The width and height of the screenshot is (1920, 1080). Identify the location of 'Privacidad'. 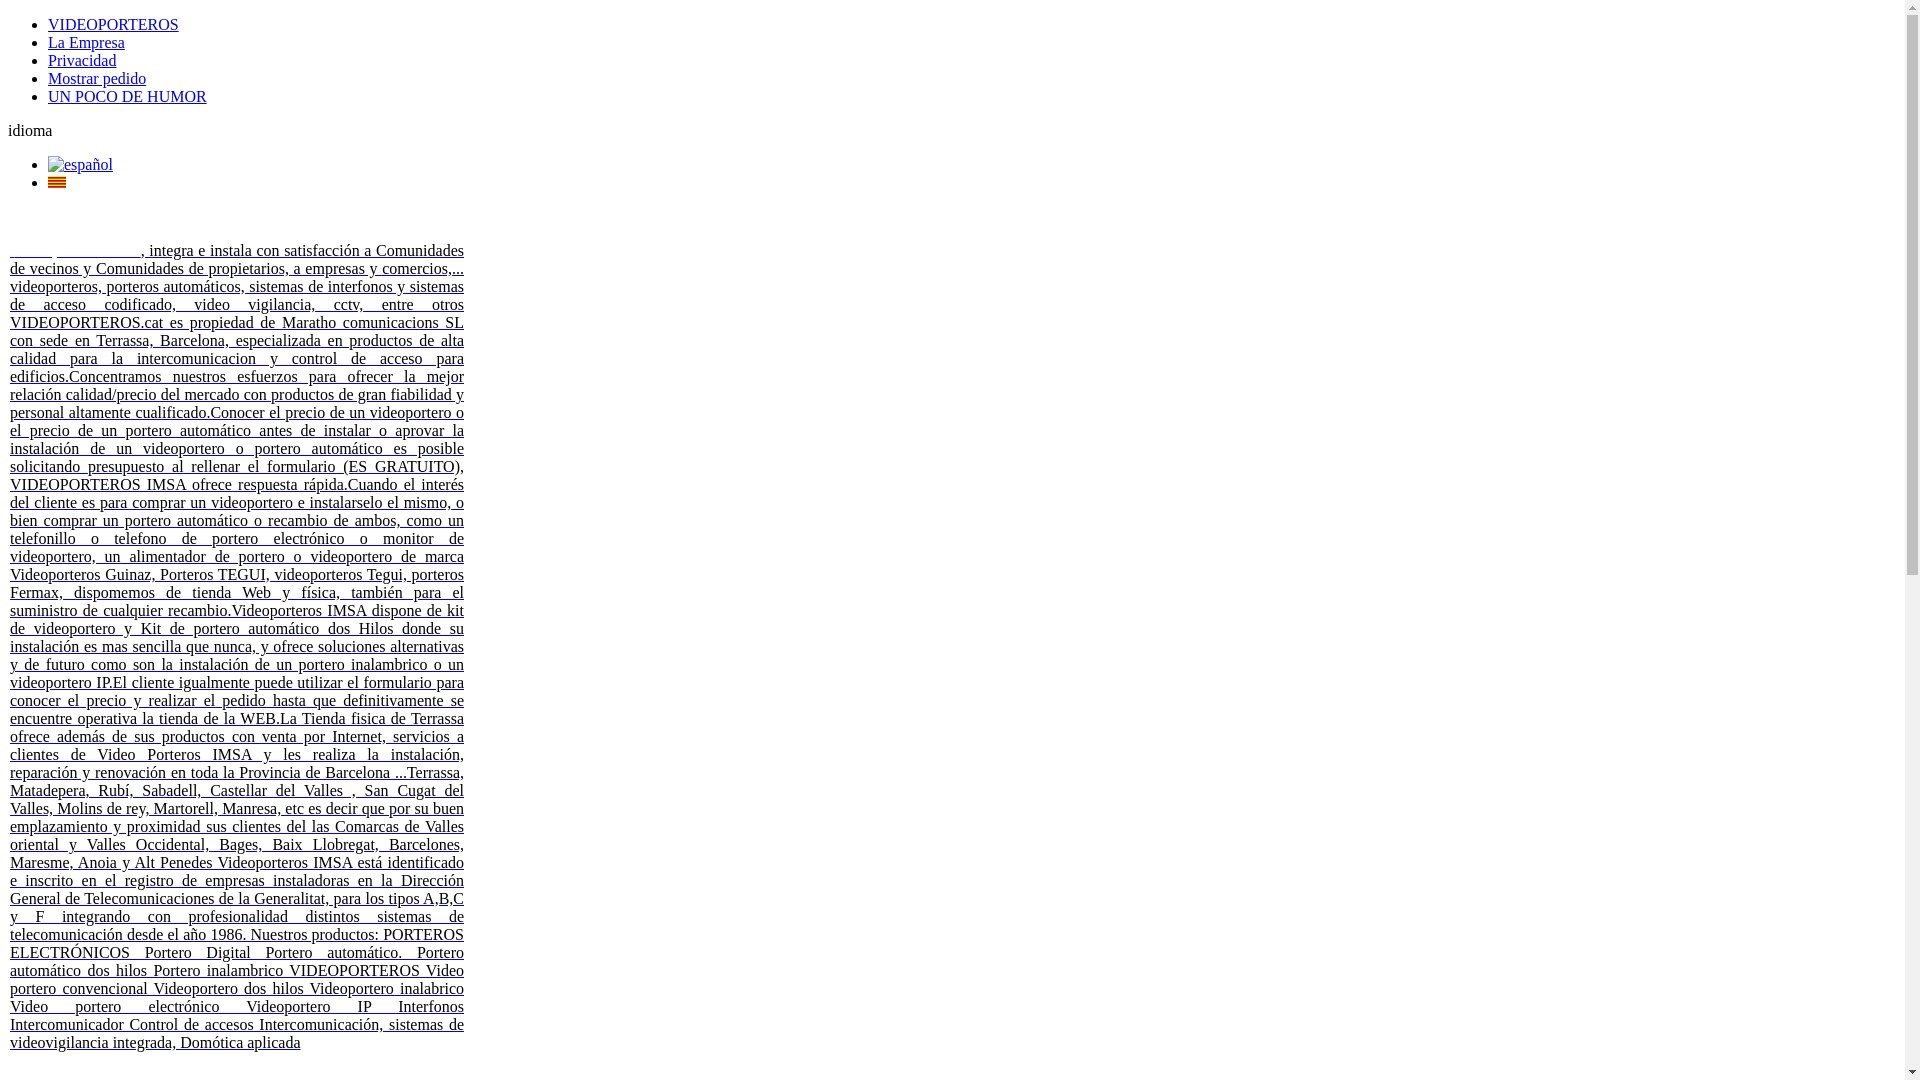
(80, 59).